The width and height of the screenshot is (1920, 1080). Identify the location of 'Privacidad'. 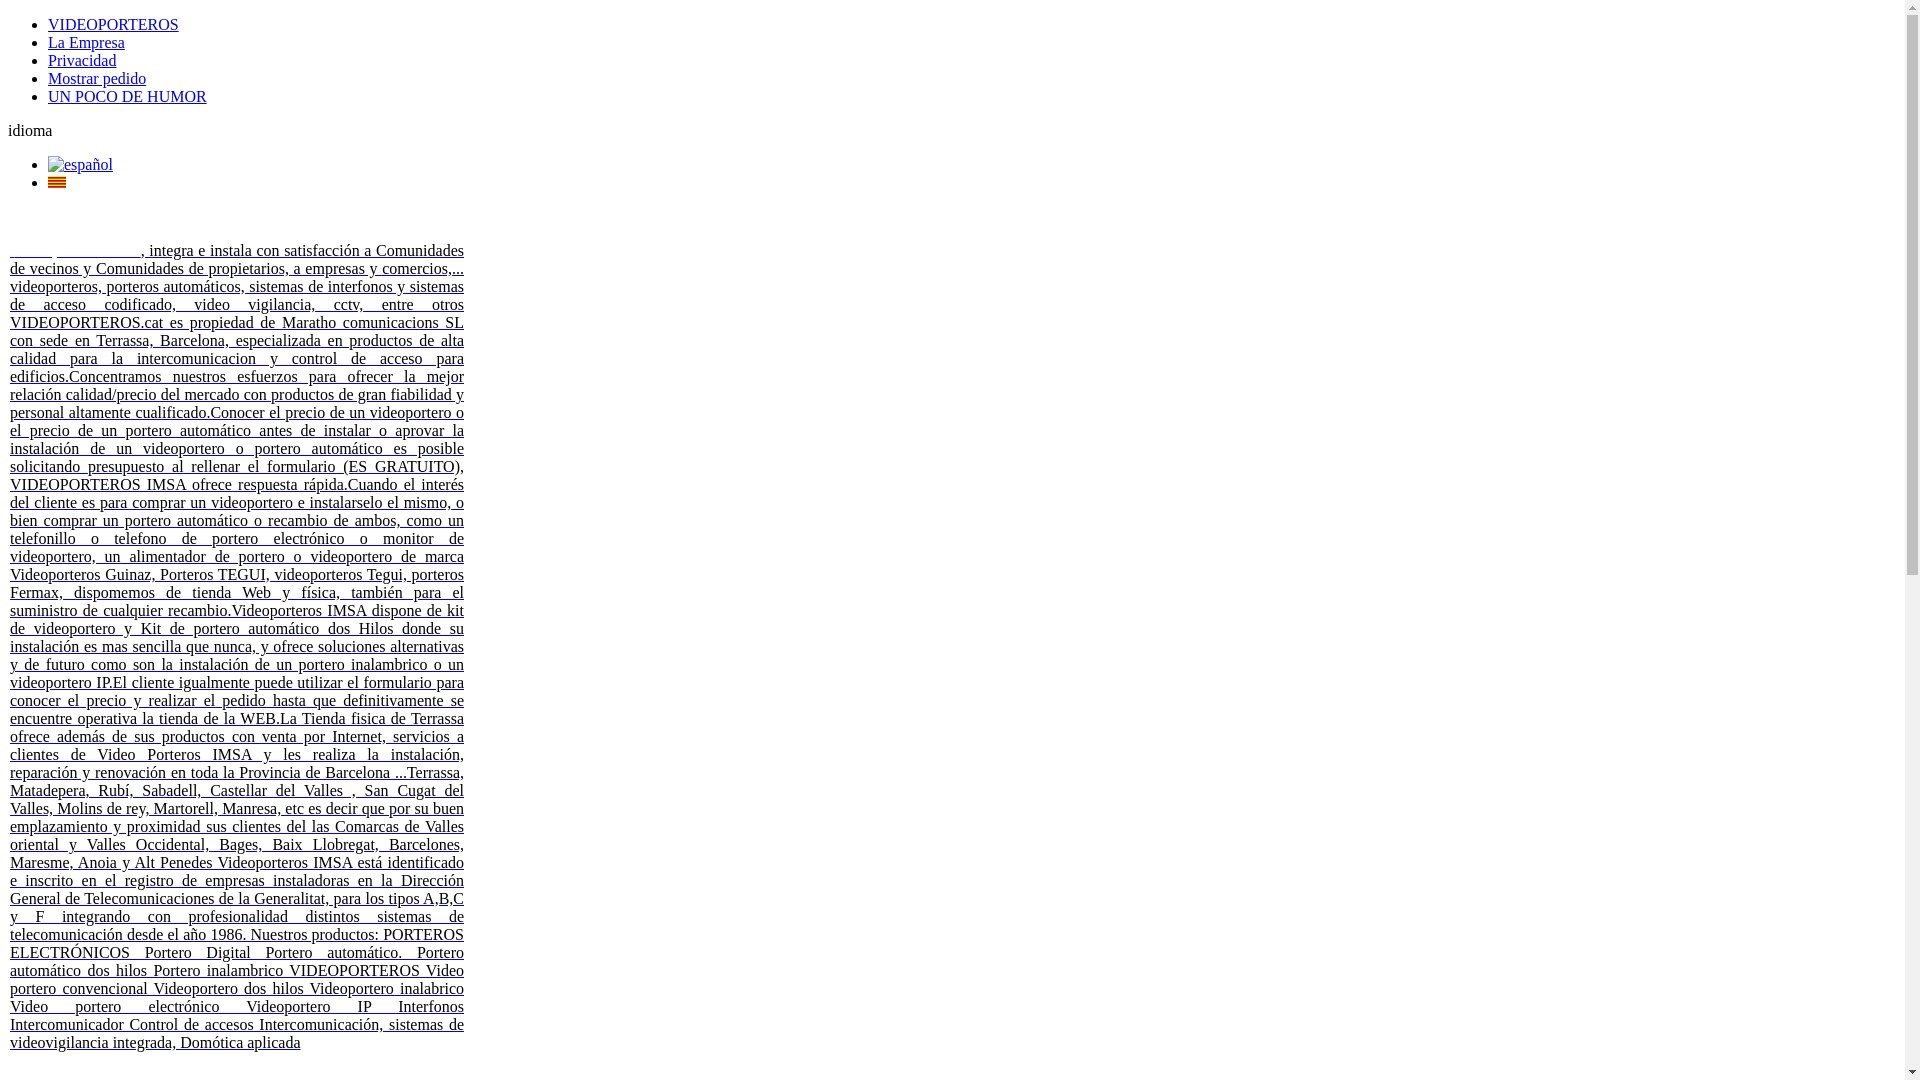
(80, 59).